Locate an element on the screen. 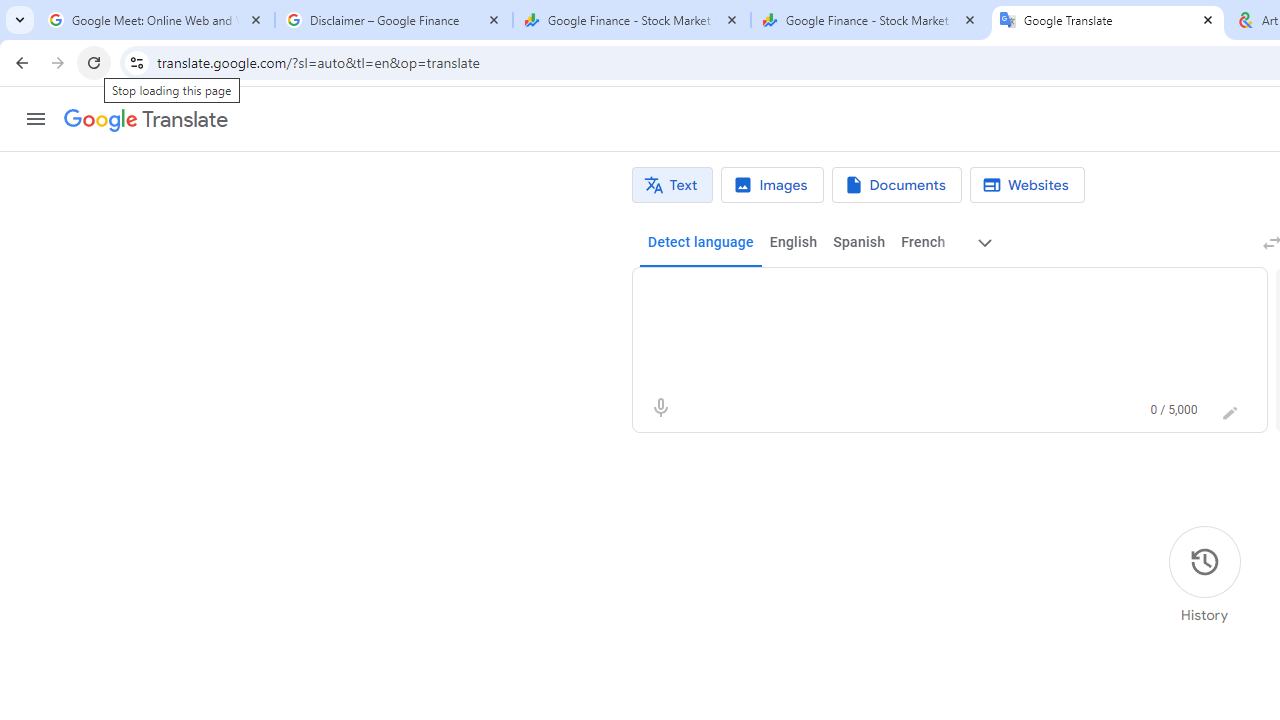  'Google Translate' is located at coordinates (144, 120).